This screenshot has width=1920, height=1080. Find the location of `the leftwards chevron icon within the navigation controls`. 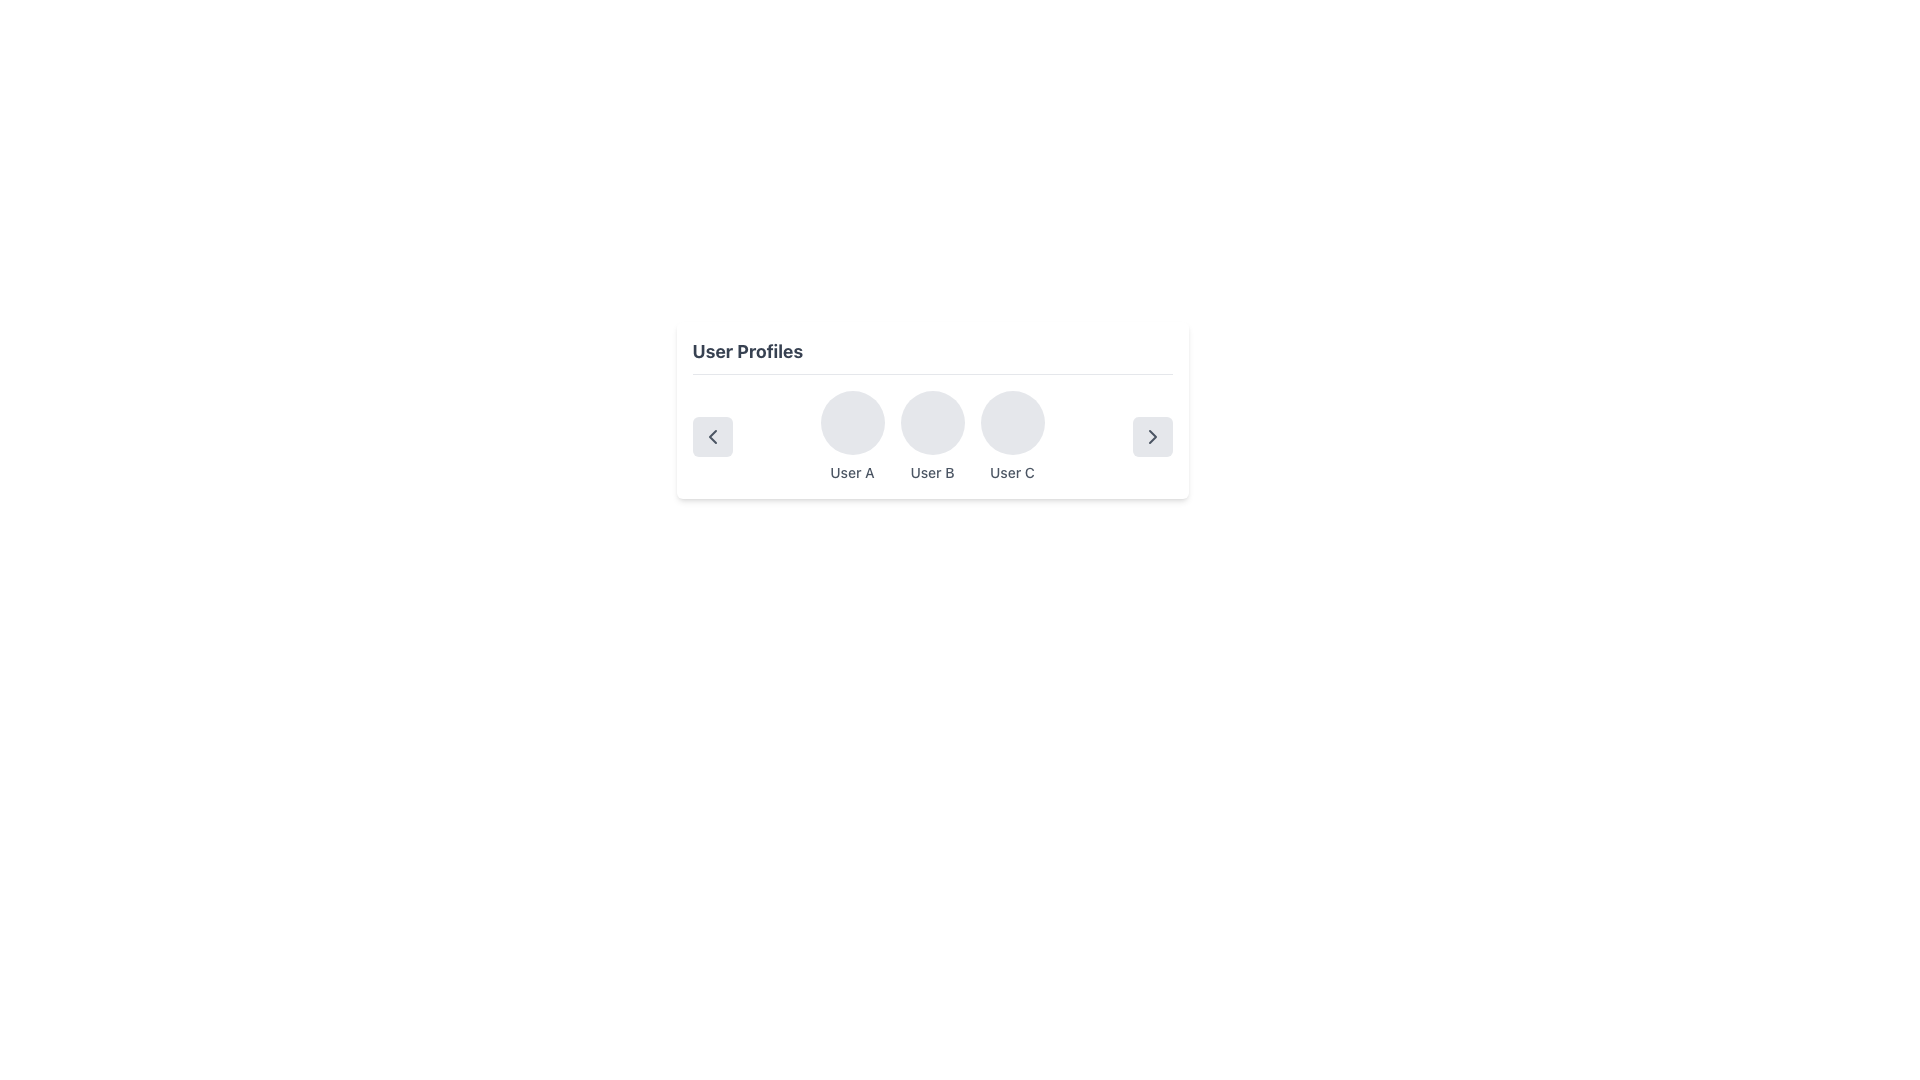

the leftwards chevron icon within the navigation controls is located at coordinates (712, 435).